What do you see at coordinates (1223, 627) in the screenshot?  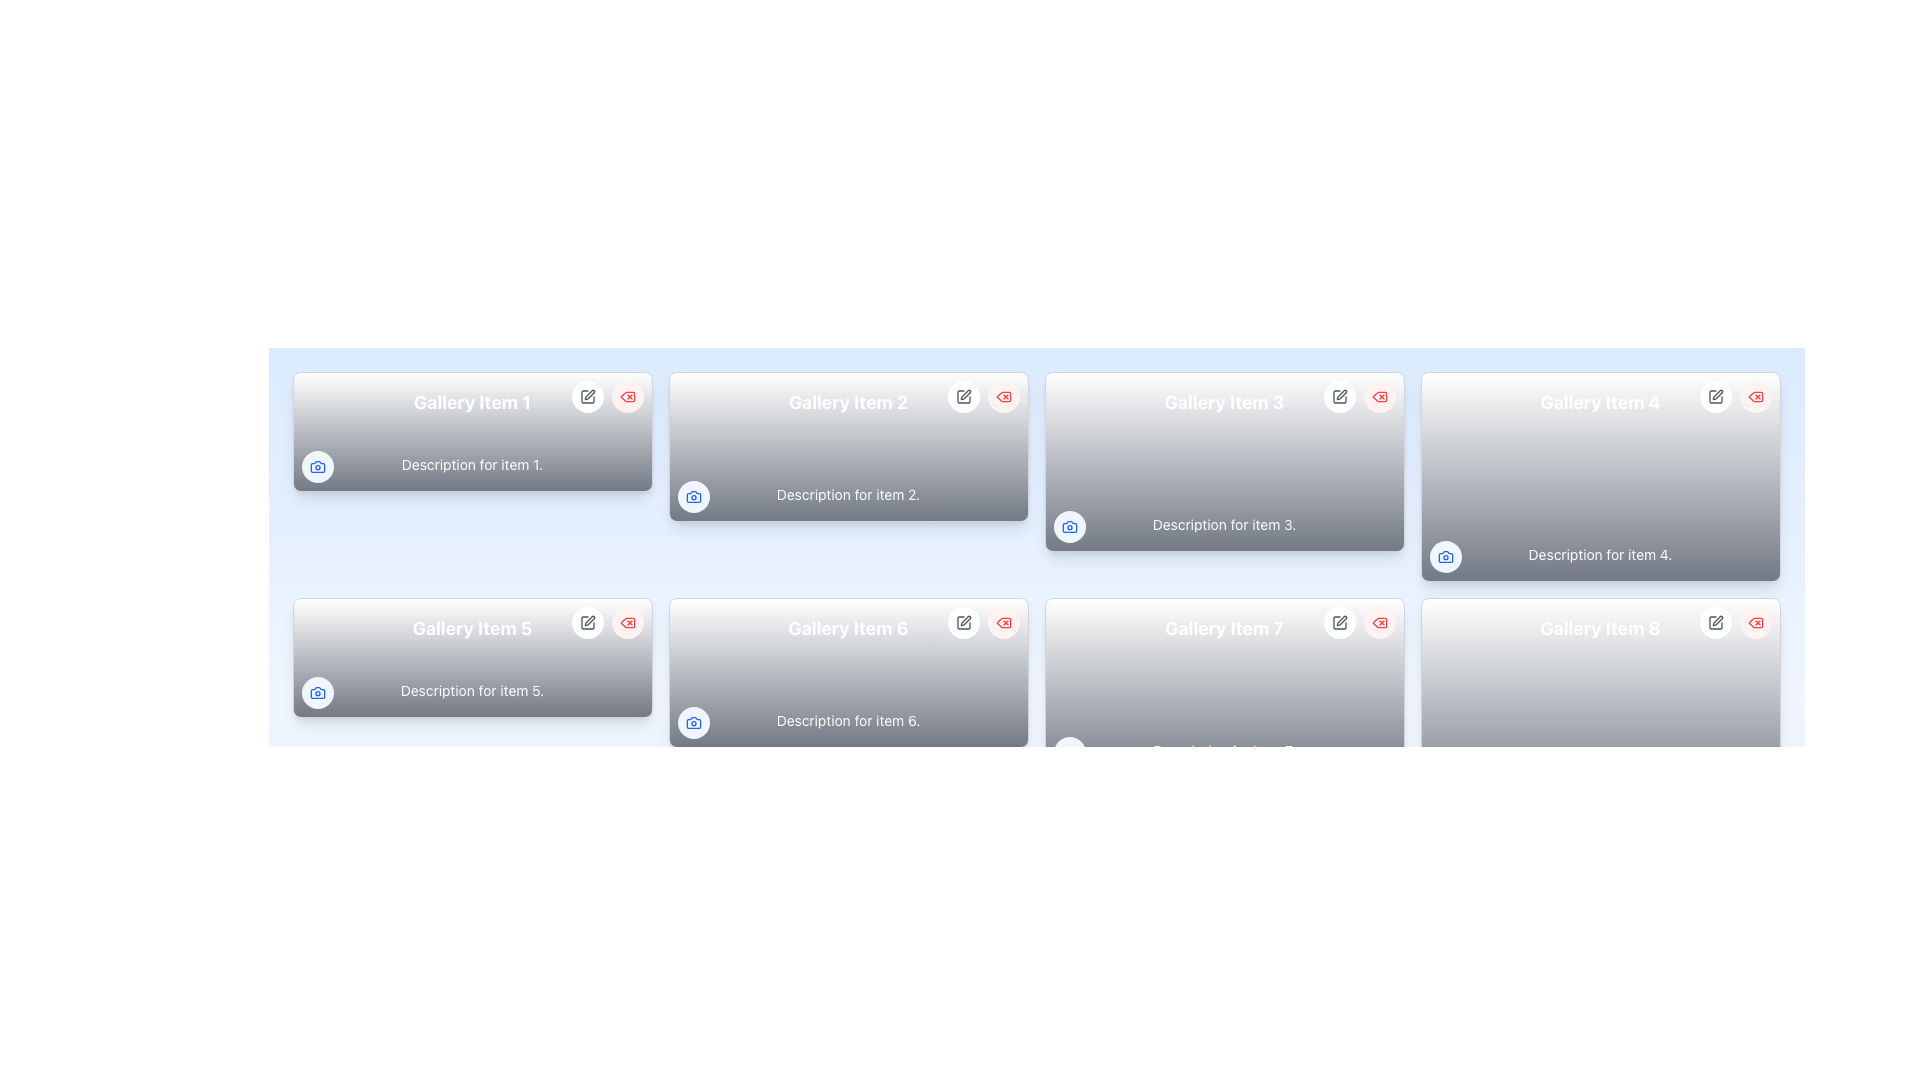 I see `header text of the gallery item labeled 'Gallery Item 7', which is positioned above the description text in its card` at bounding box center [1223, 627].